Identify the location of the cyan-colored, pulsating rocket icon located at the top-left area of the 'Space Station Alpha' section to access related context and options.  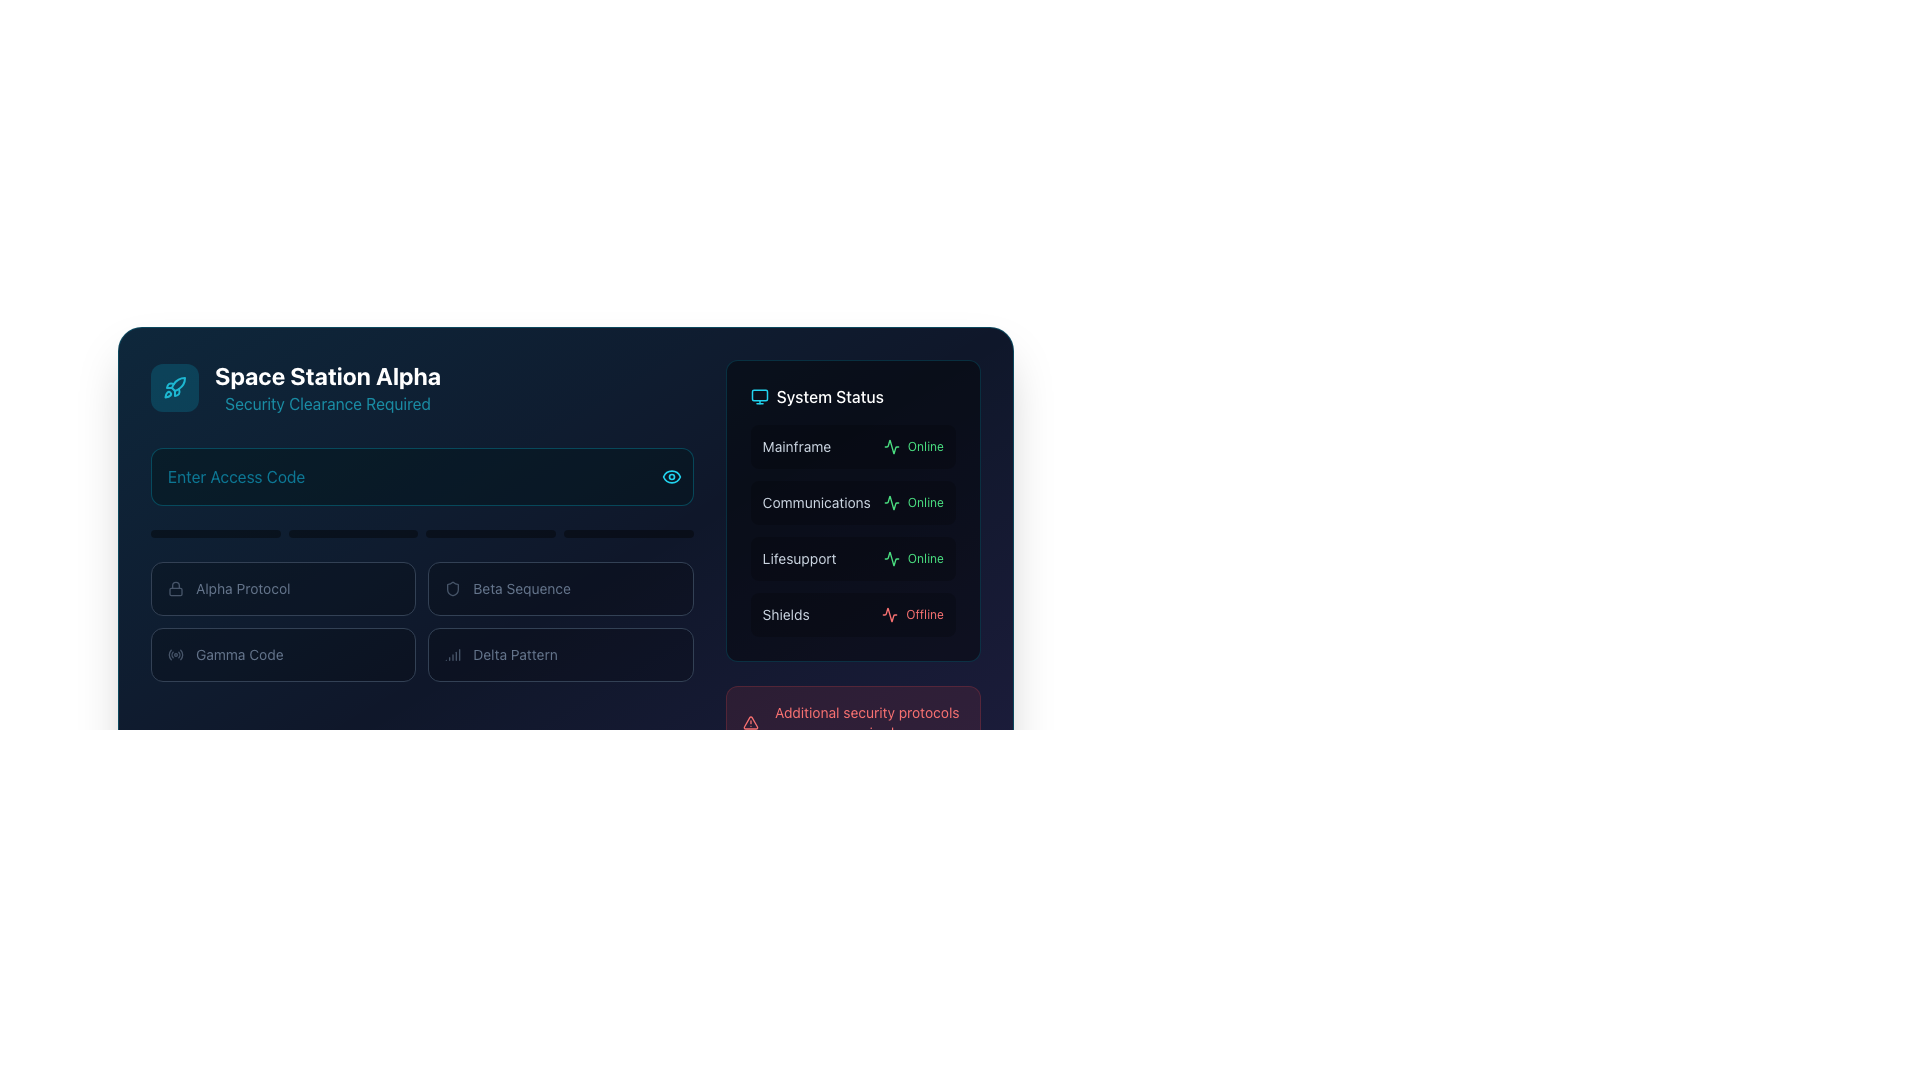
(174, 388).